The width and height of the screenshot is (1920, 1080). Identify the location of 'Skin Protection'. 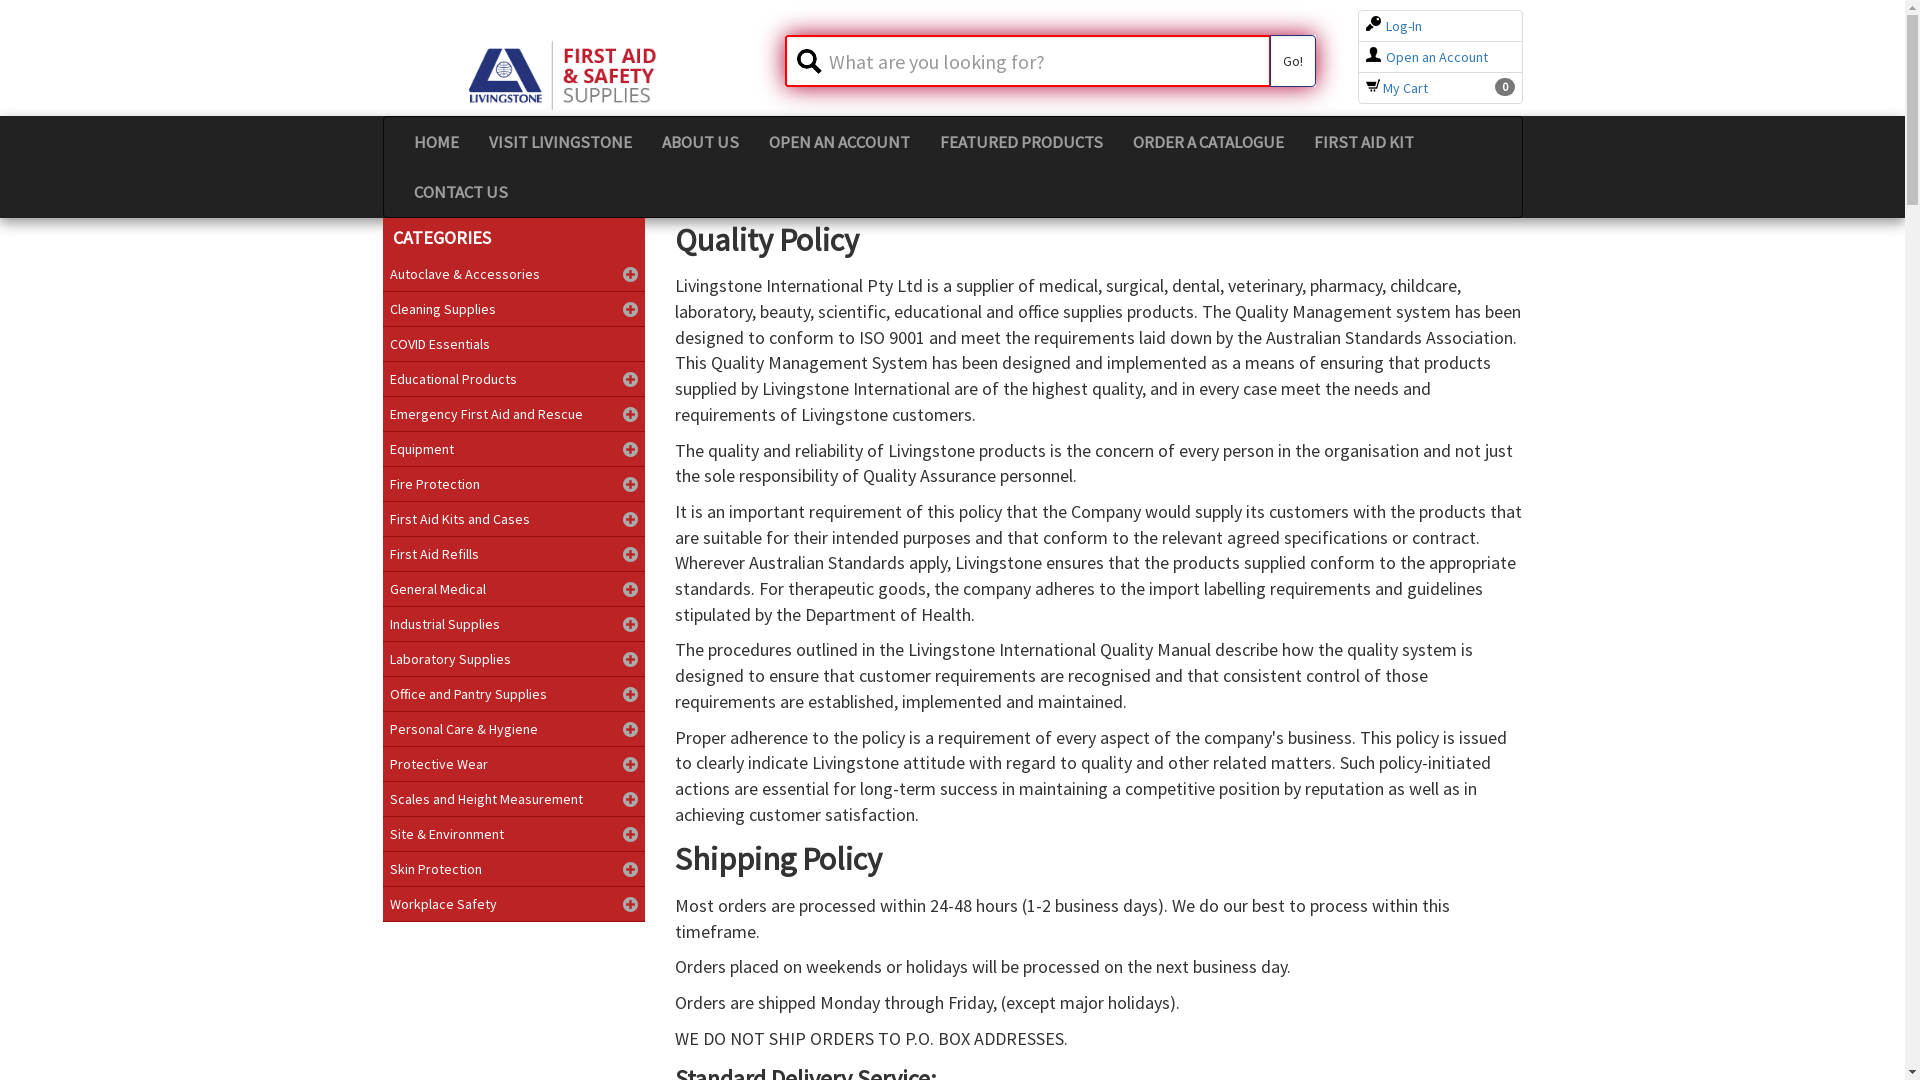
(382, 867).